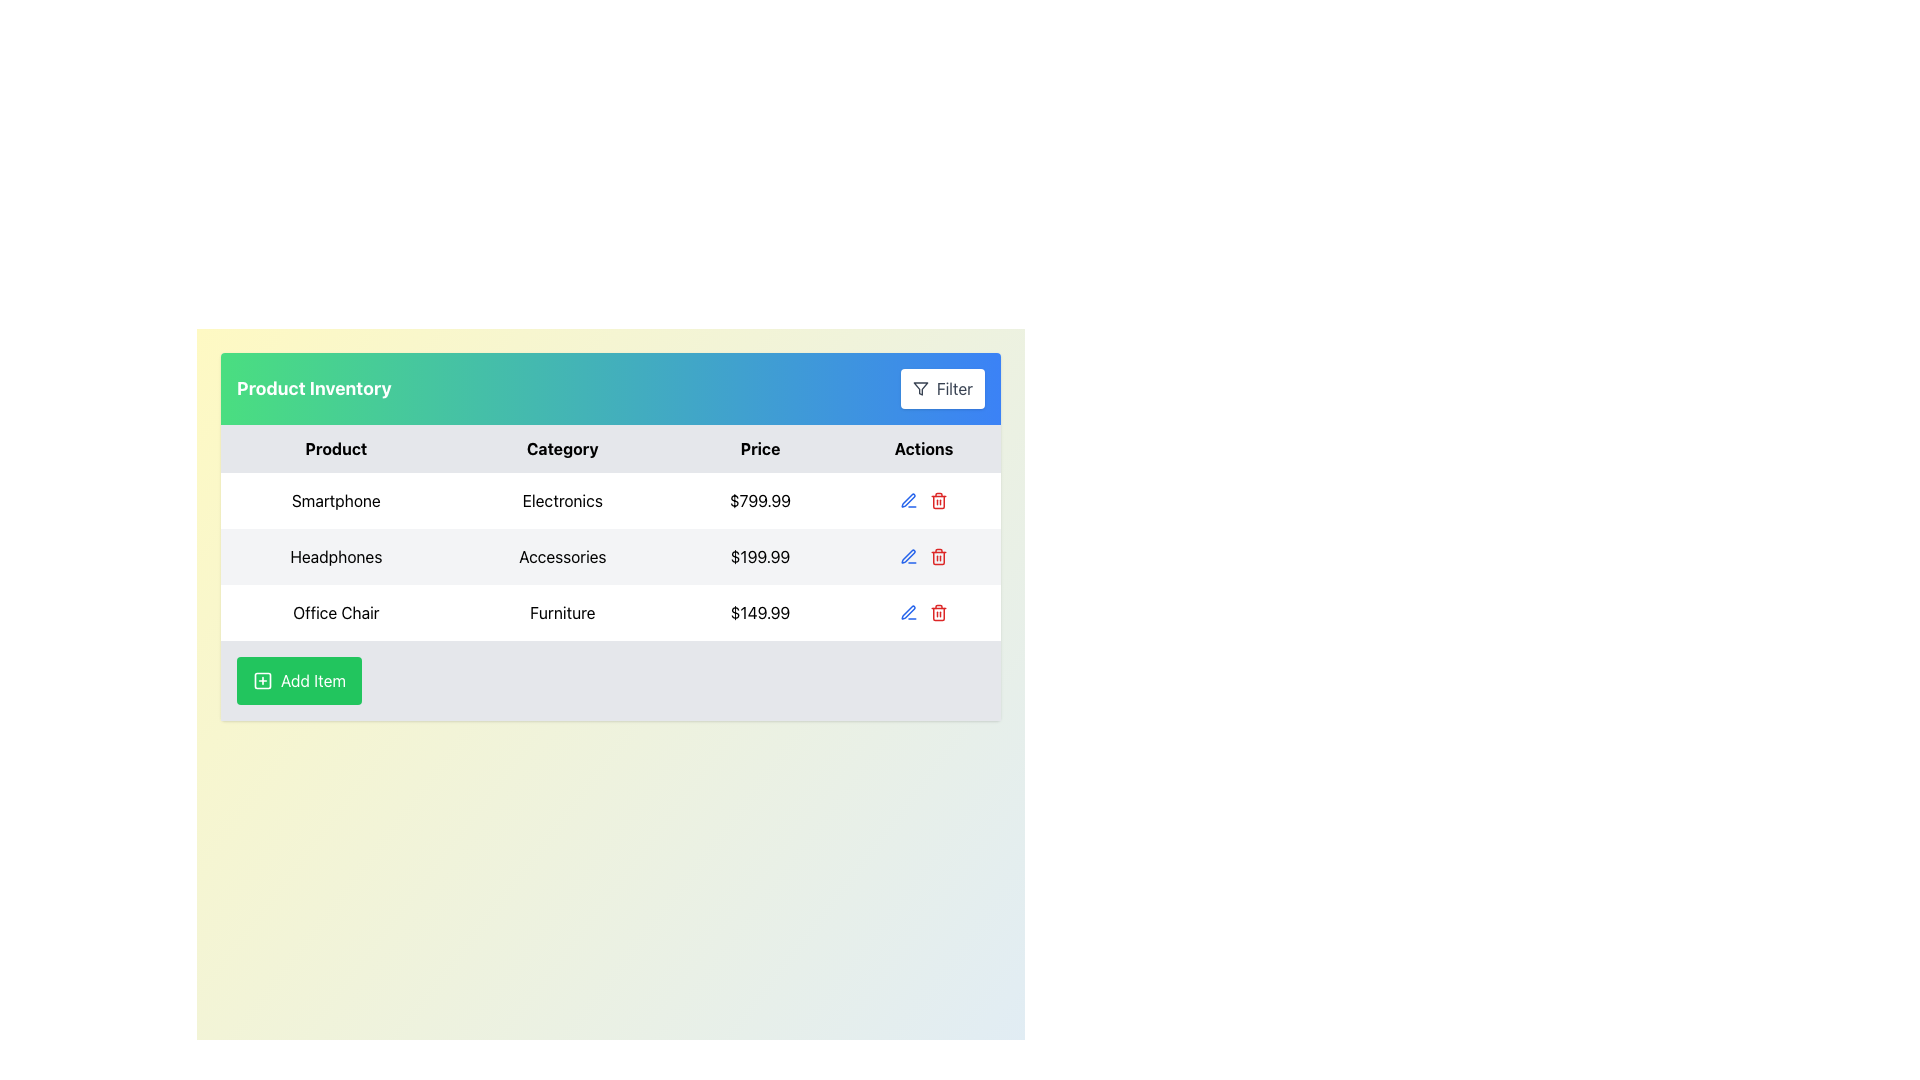 This screenshot has width=1920, height=1080. I want to click on the static text label indicating 'Product Inventory' located at the top left of the section header, so click(313, 389).